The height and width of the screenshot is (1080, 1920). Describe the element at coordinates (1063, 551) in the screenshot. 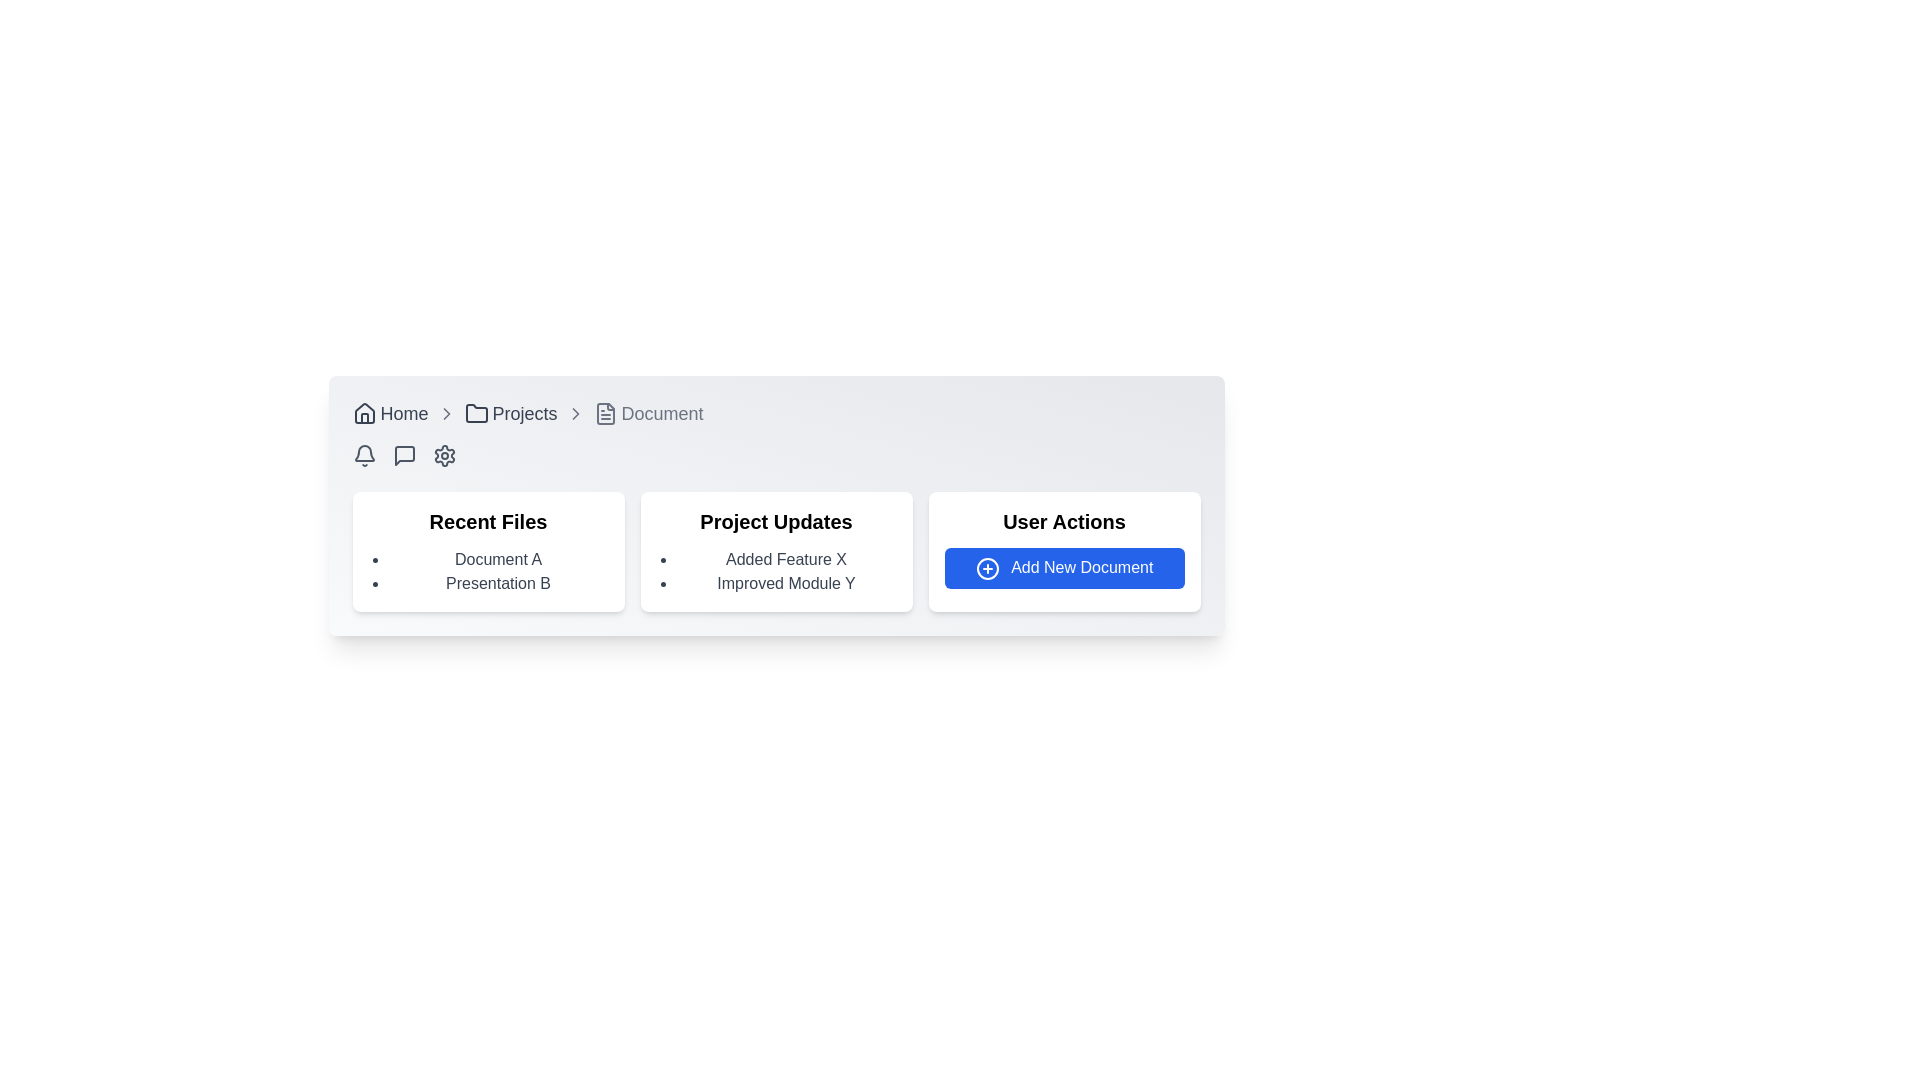

I see `the button located on the third card in the bottom right corner of the visible interface` at that location.